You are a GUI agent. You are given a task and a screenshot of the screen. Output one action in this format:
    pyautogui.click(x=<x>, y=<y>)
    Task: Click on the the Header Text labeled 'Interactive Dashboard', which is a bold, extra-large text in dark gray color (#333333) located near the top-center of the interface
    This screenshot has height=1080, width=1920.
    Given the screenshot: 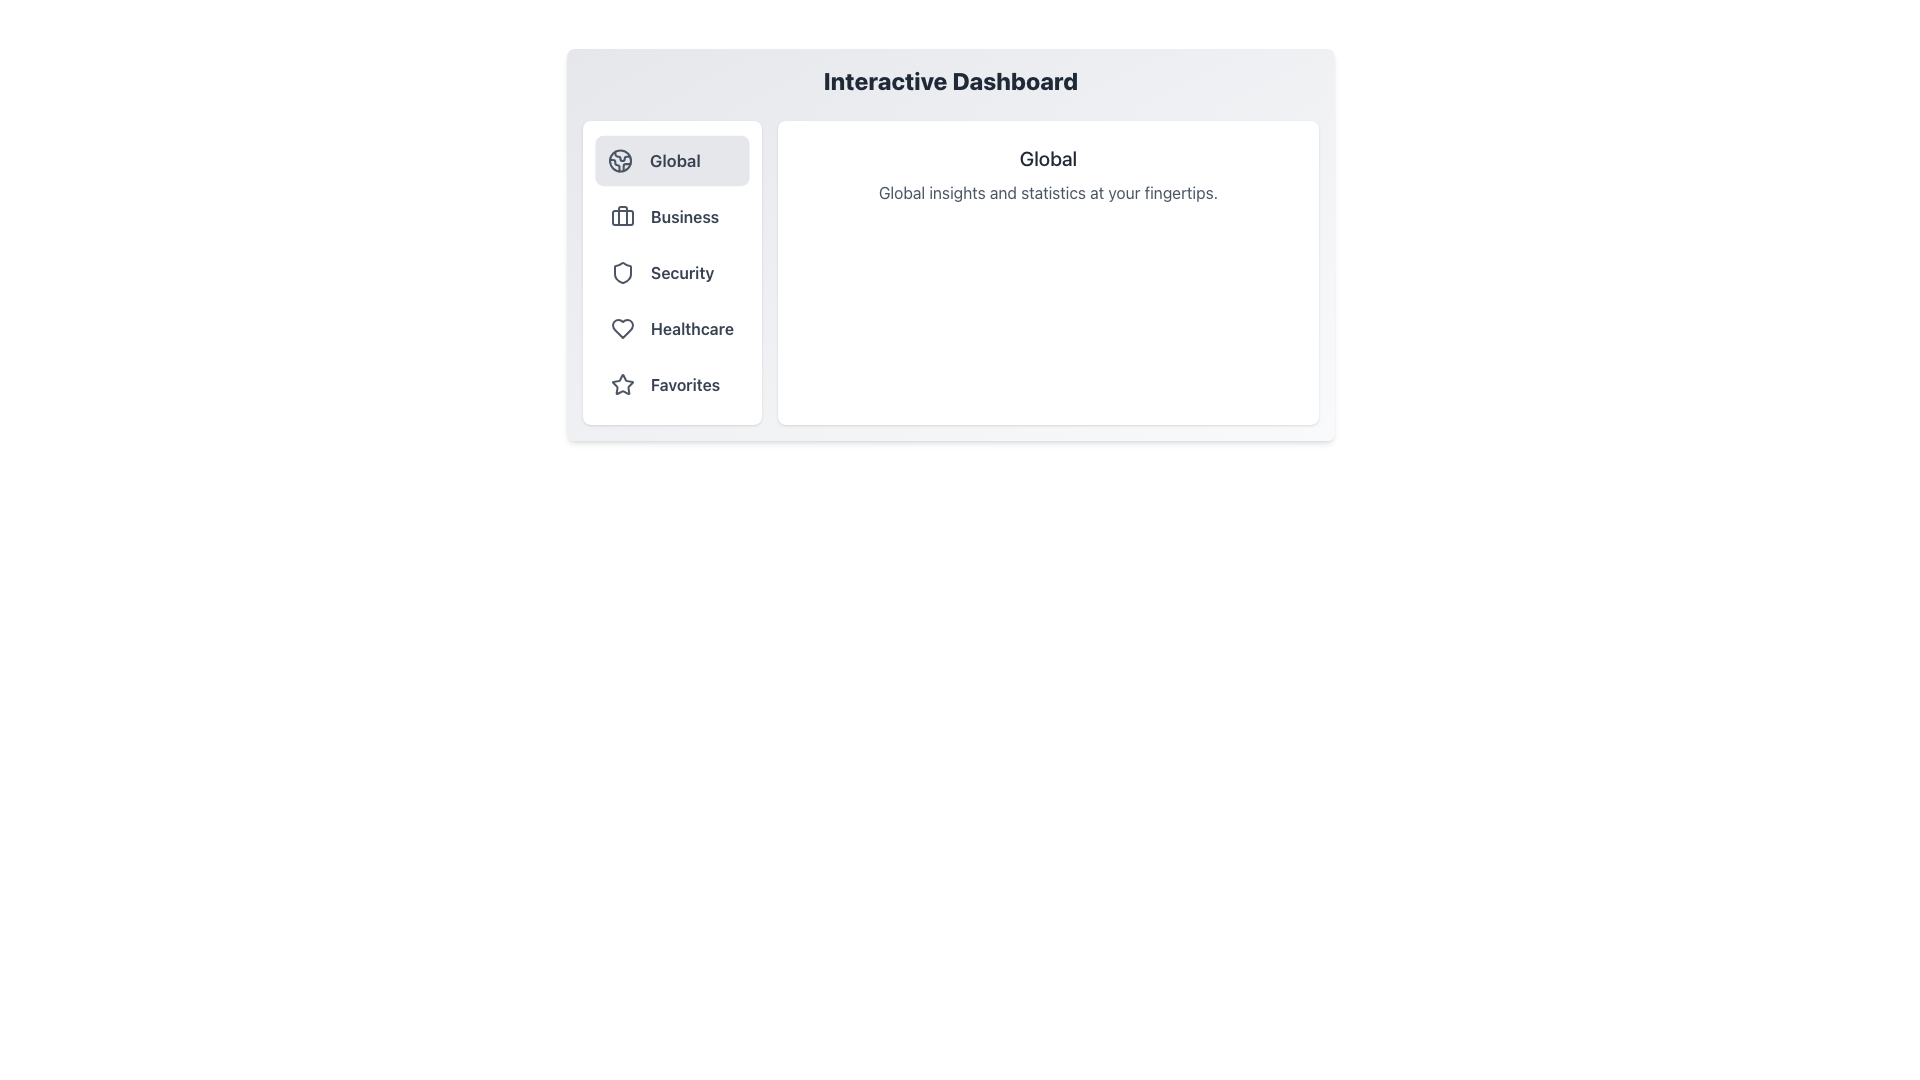 What is the action you would take?
    pyautogui.click(x=949, y=80)
    